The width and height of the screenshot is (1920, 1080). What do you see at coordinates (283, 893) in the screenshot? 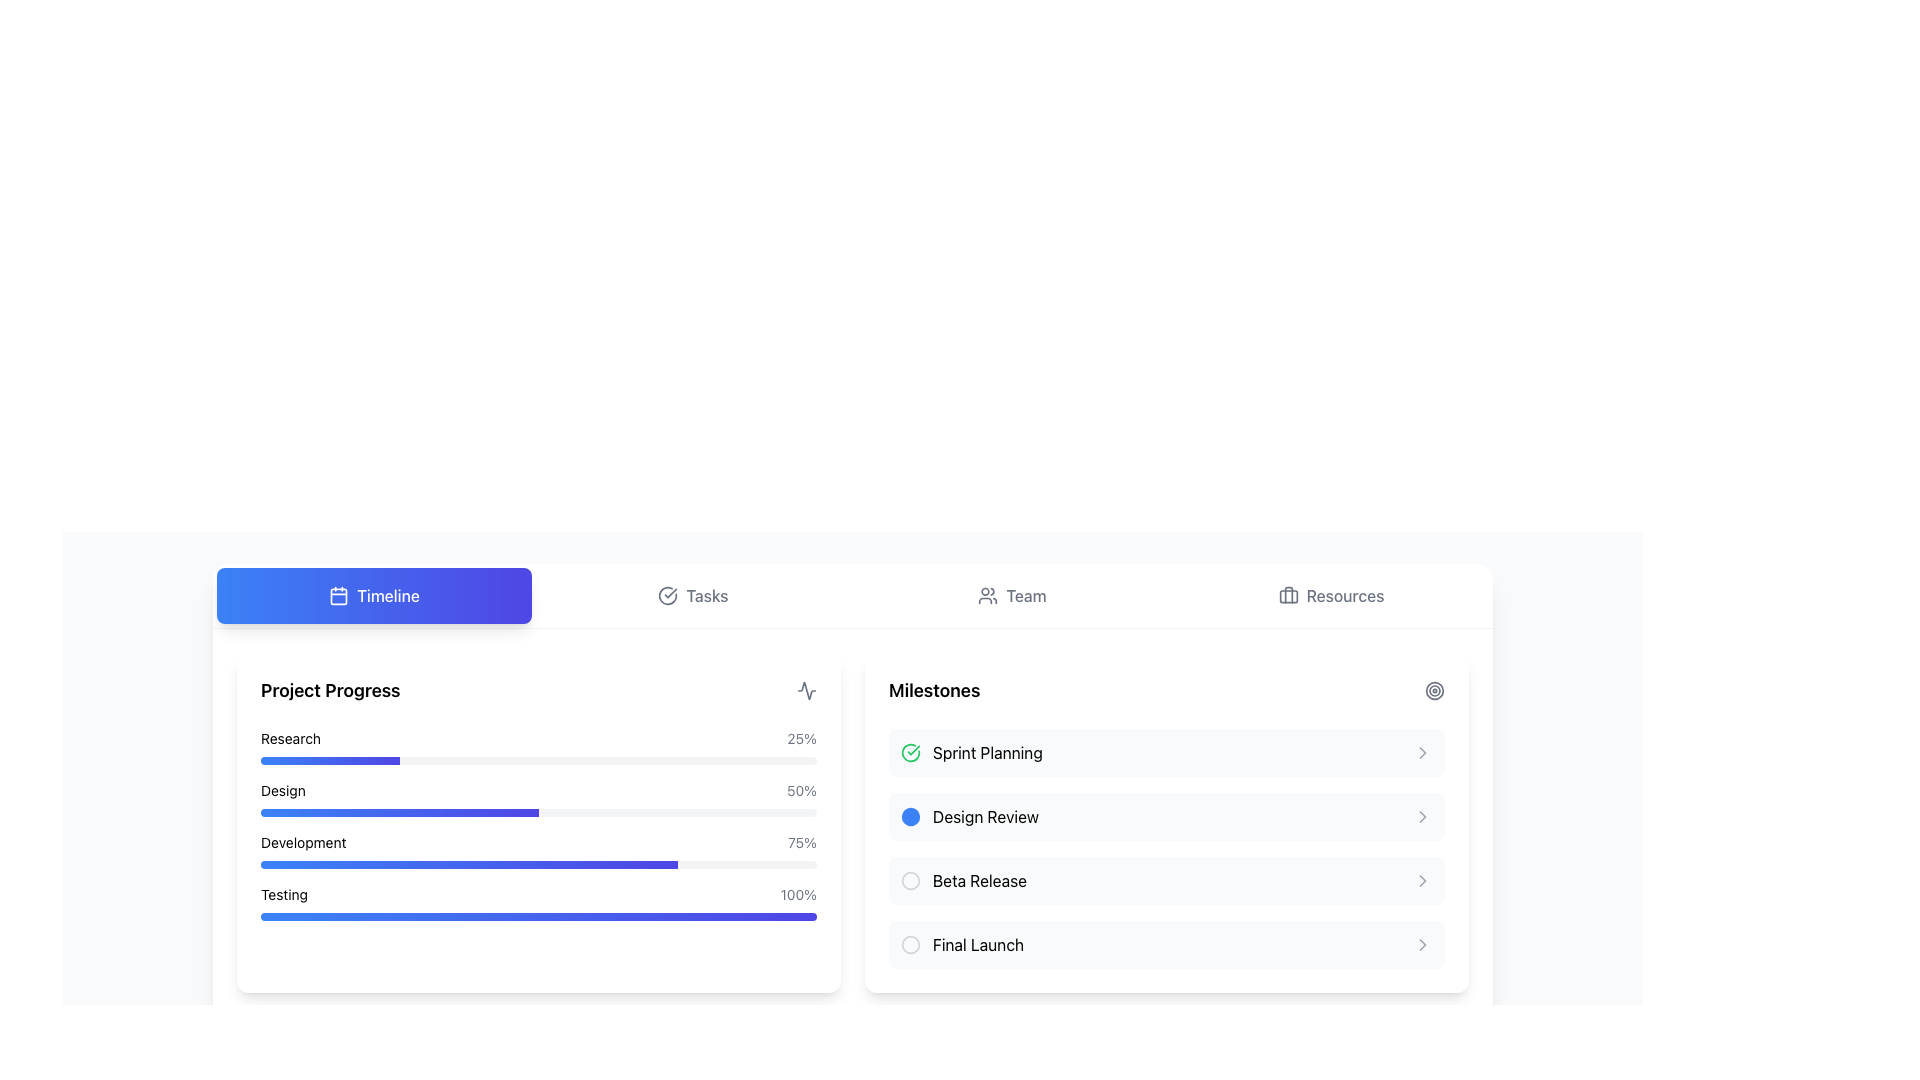
I see `the text label indicating the task or category above the progress bar labeled '100%'` at bounding box center [283, 893].